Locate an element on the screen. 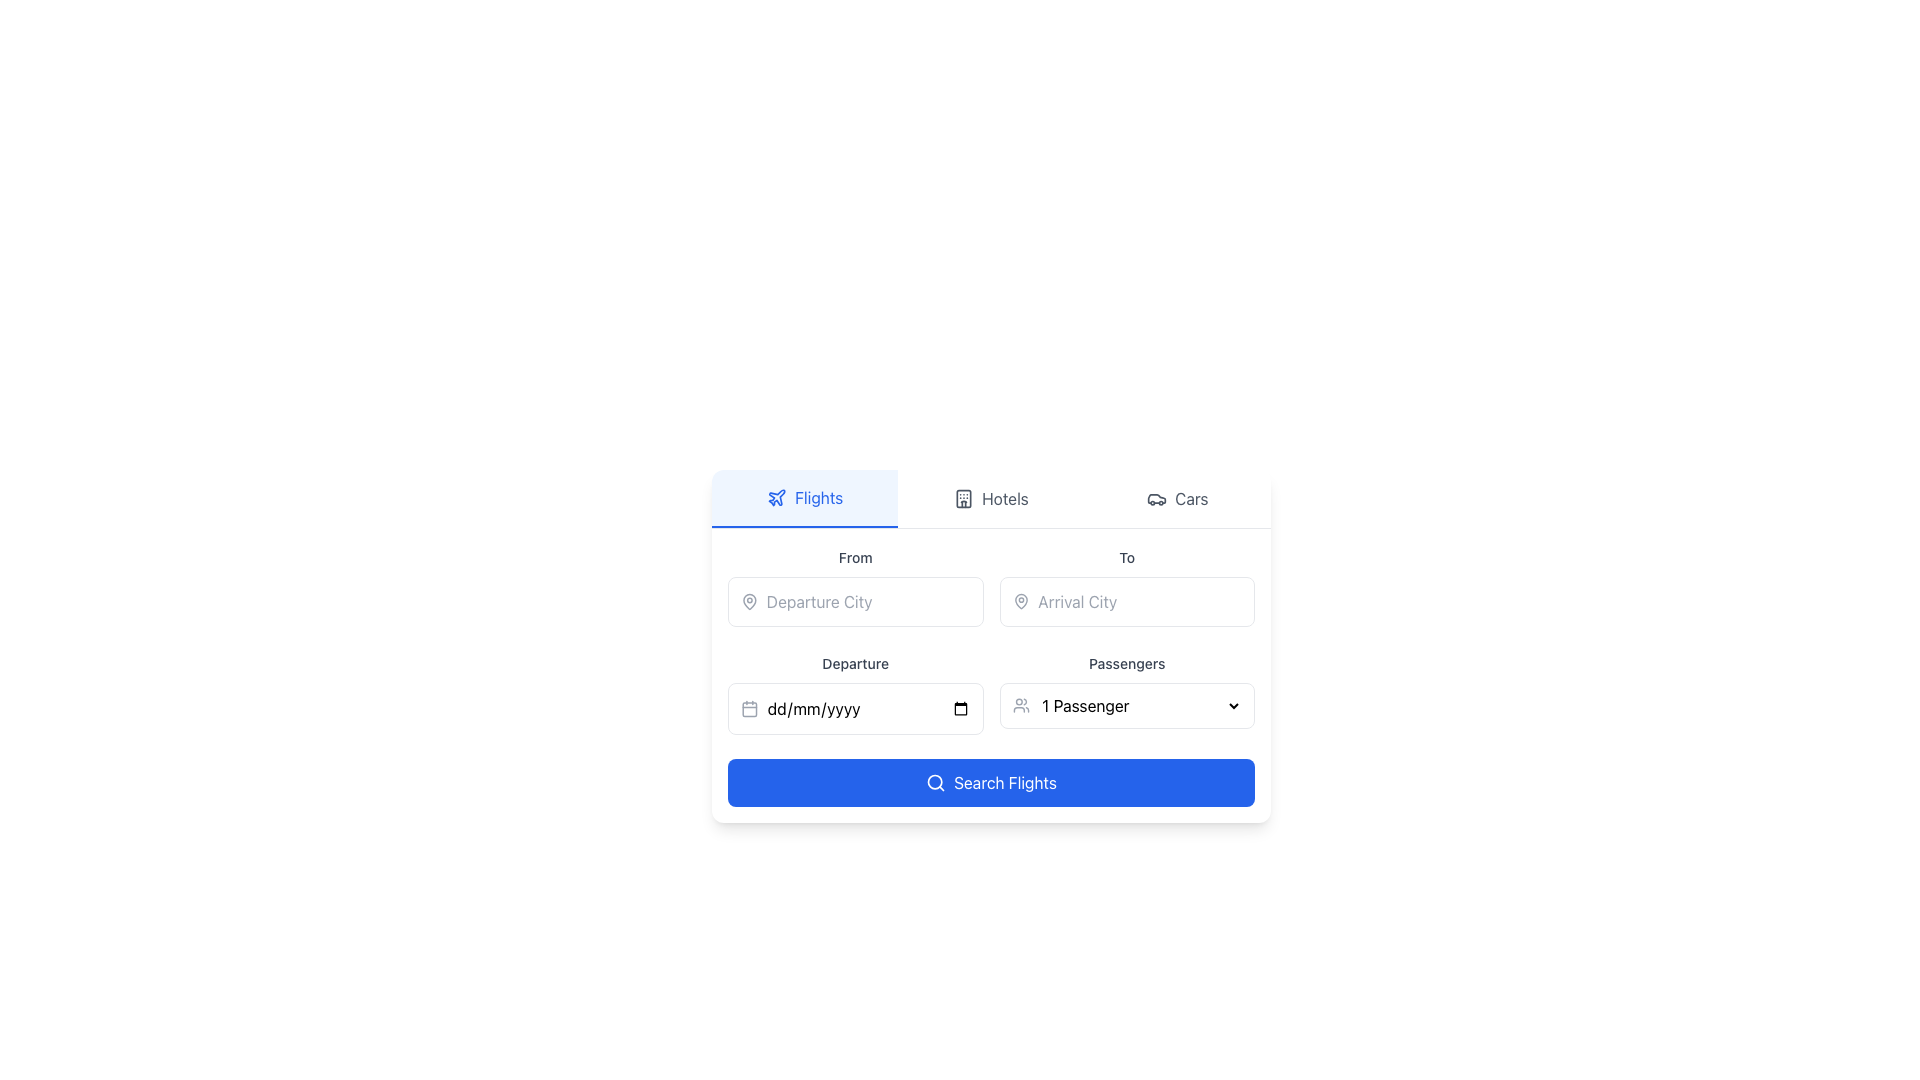  the 'Search Flights' button, which is represented by a circle indicating a search action, located at the center-left of the button icon is located at coordinates (934, 781).